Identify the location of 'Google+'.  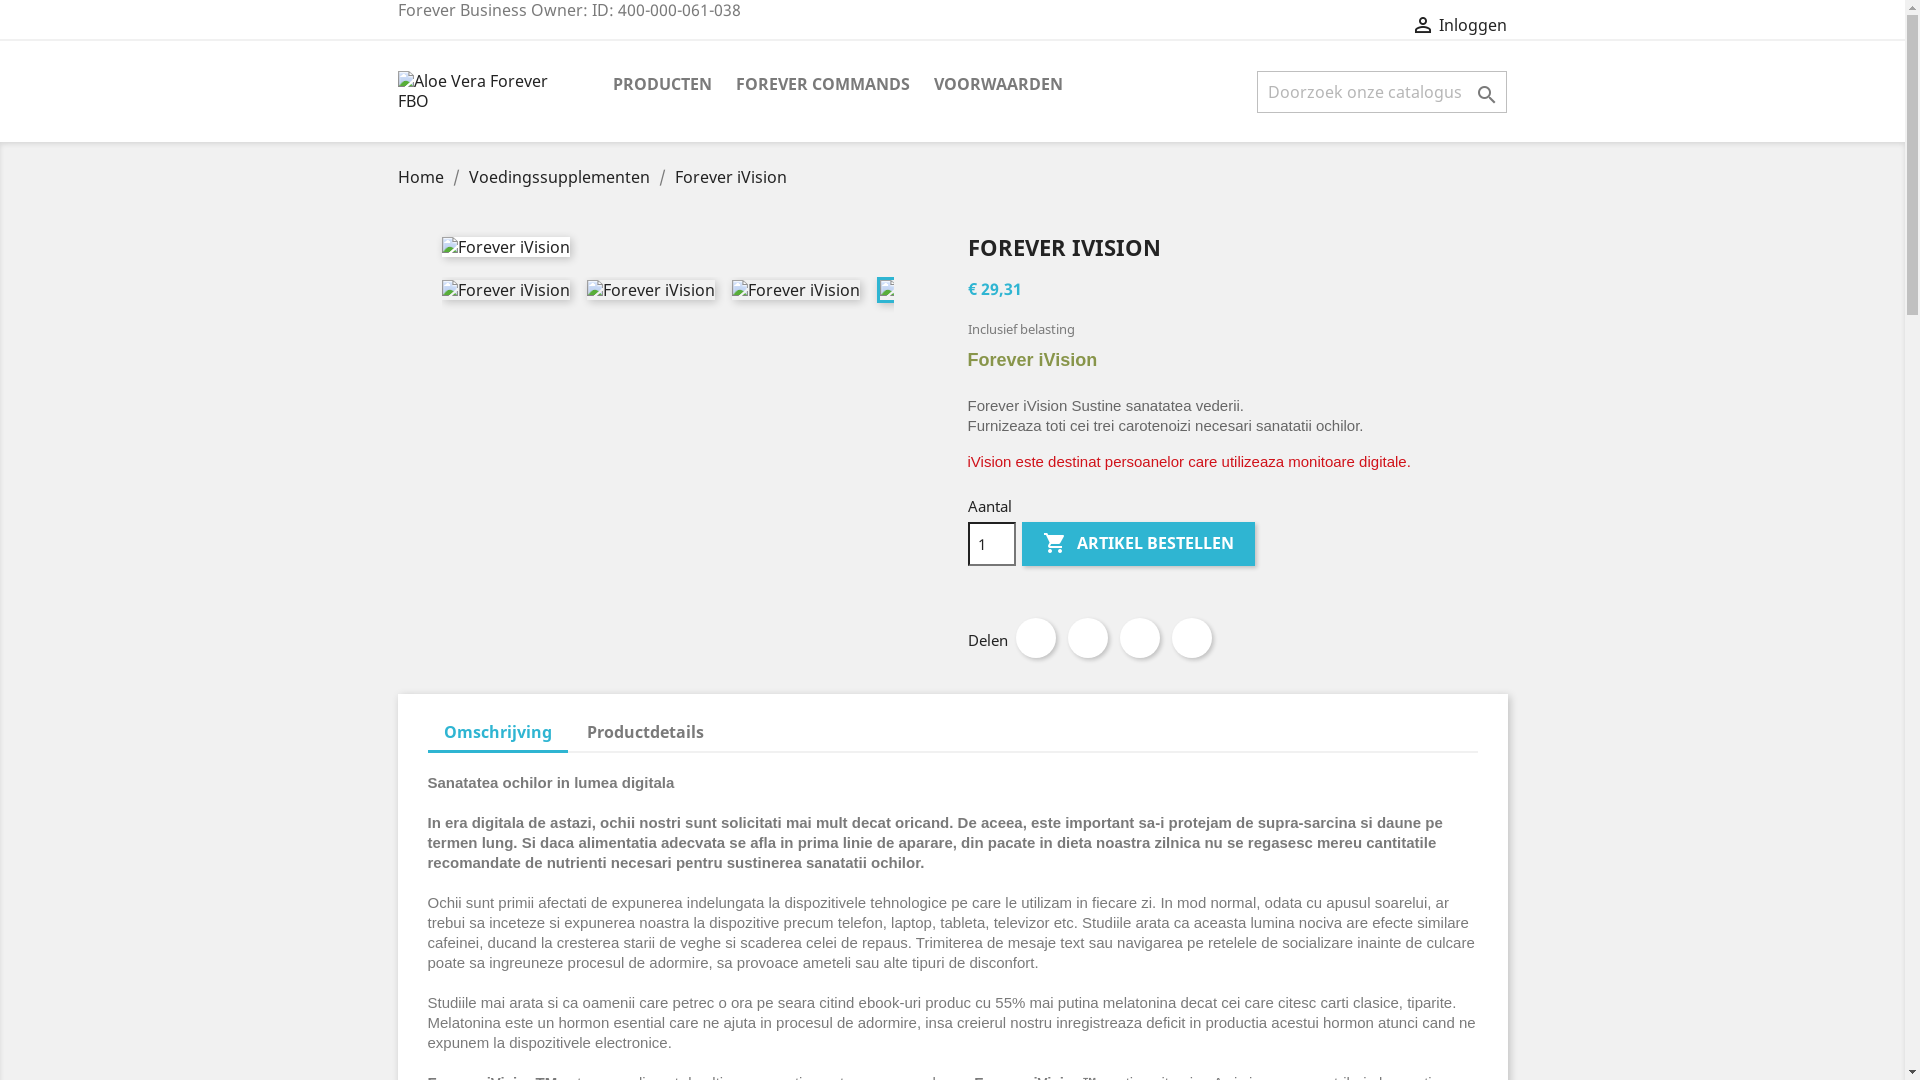
(1140, 637).